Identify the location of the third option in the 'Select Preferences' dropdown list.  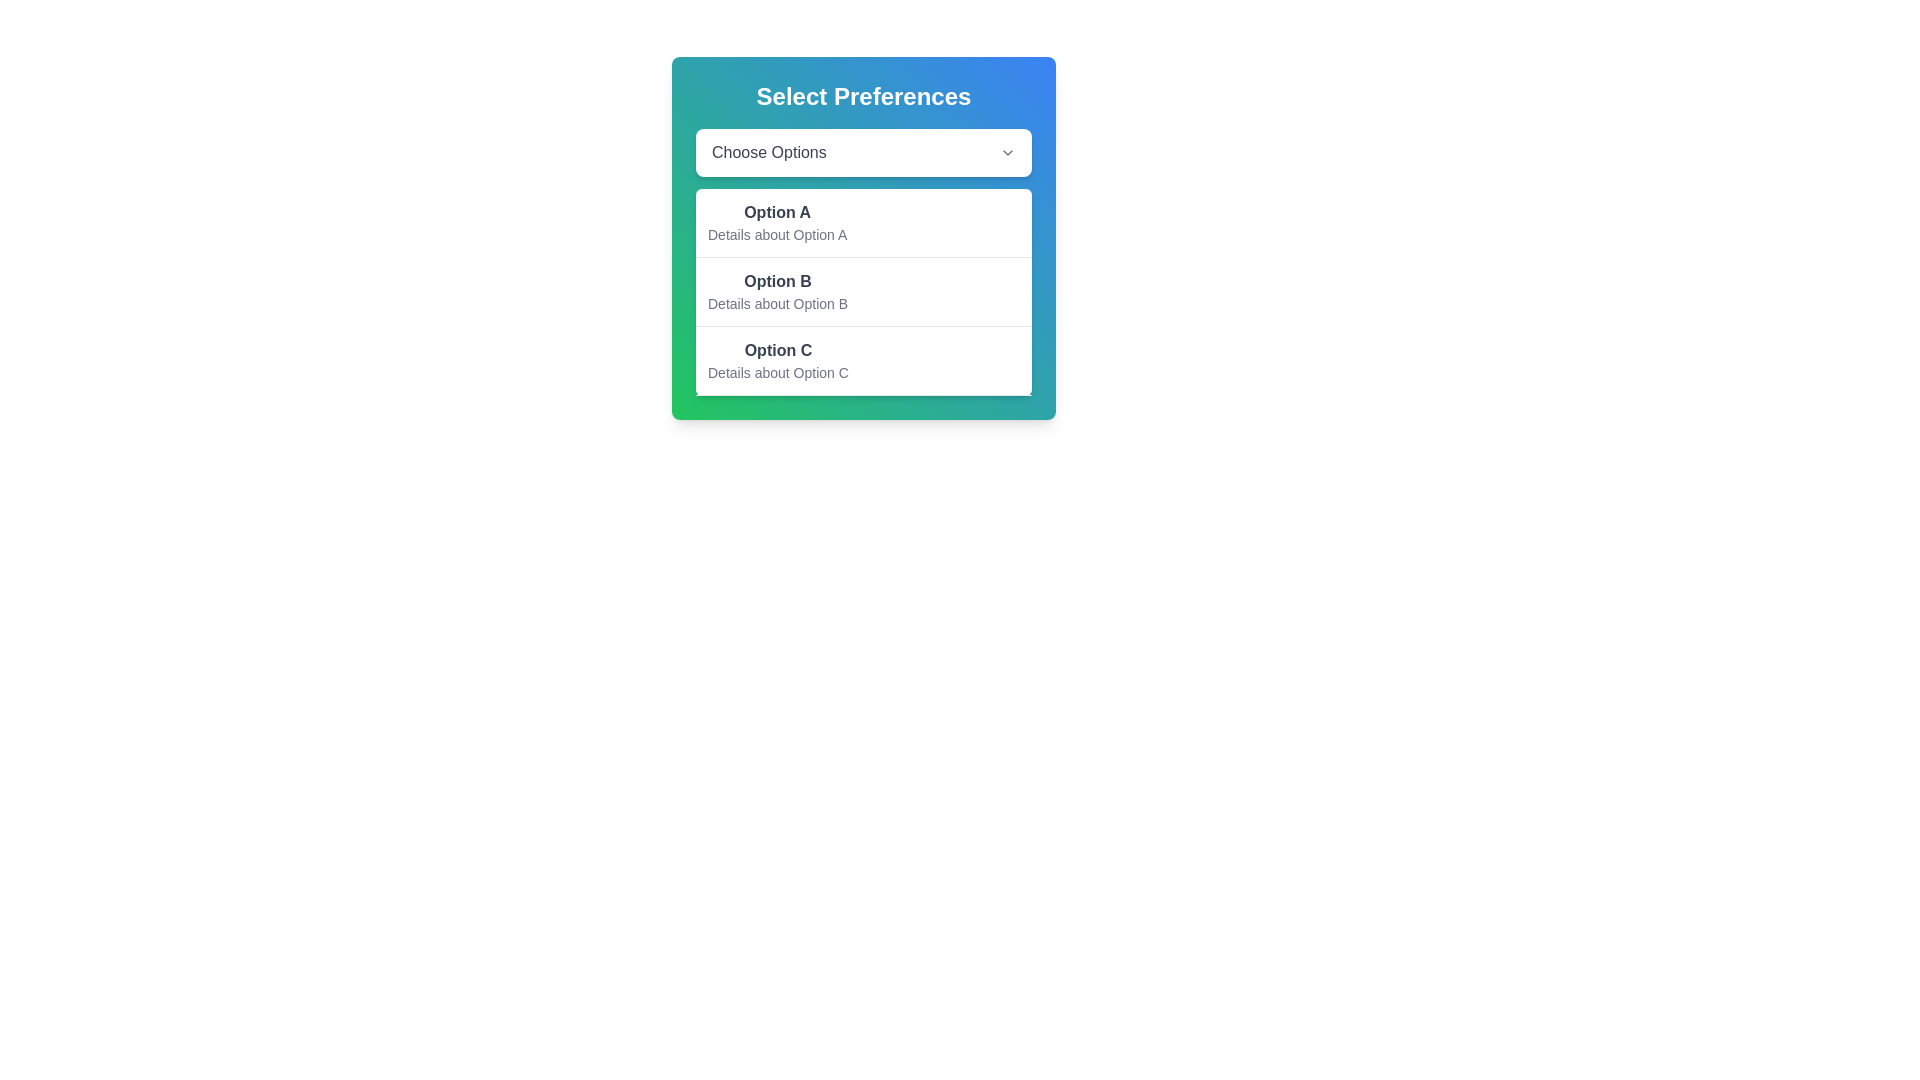
(777, 361).